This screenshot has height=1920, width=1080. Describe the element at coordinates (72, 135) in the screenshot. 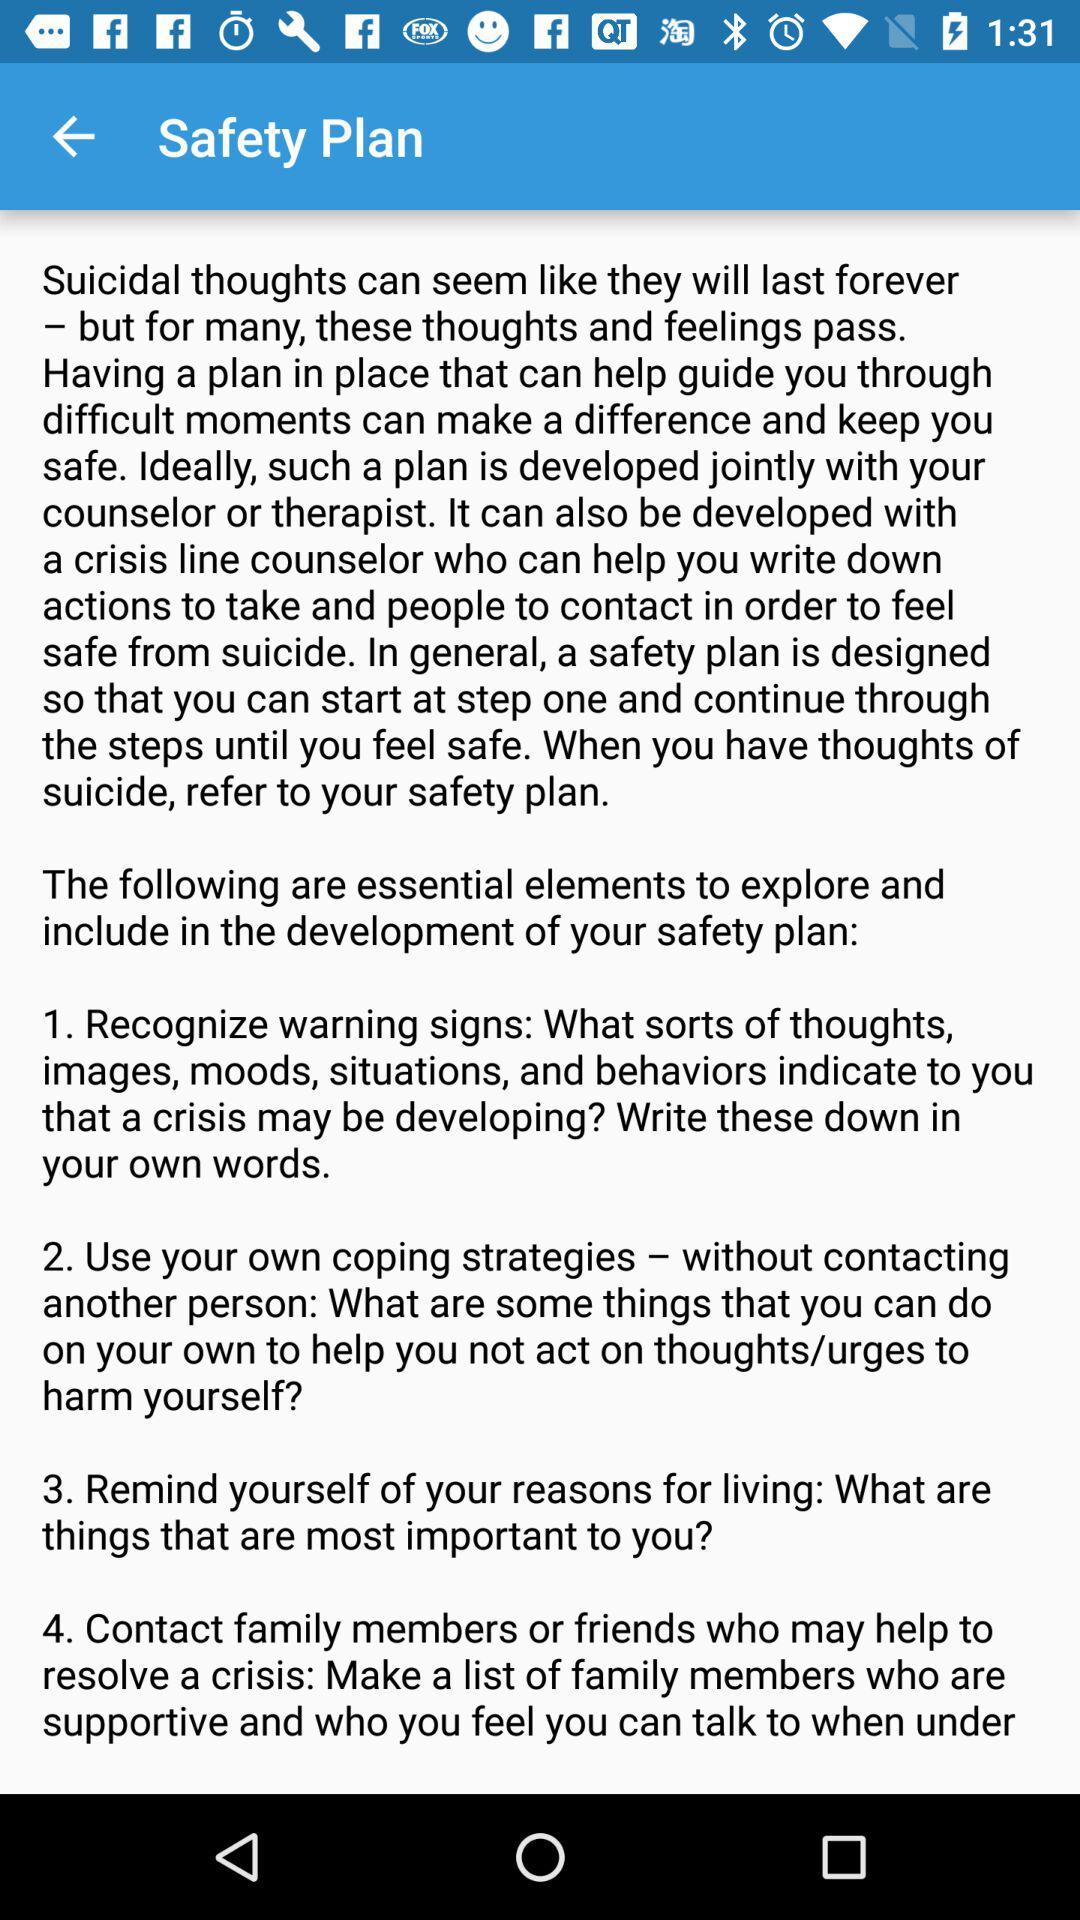

I see `item next to safety plan icon` at that location.